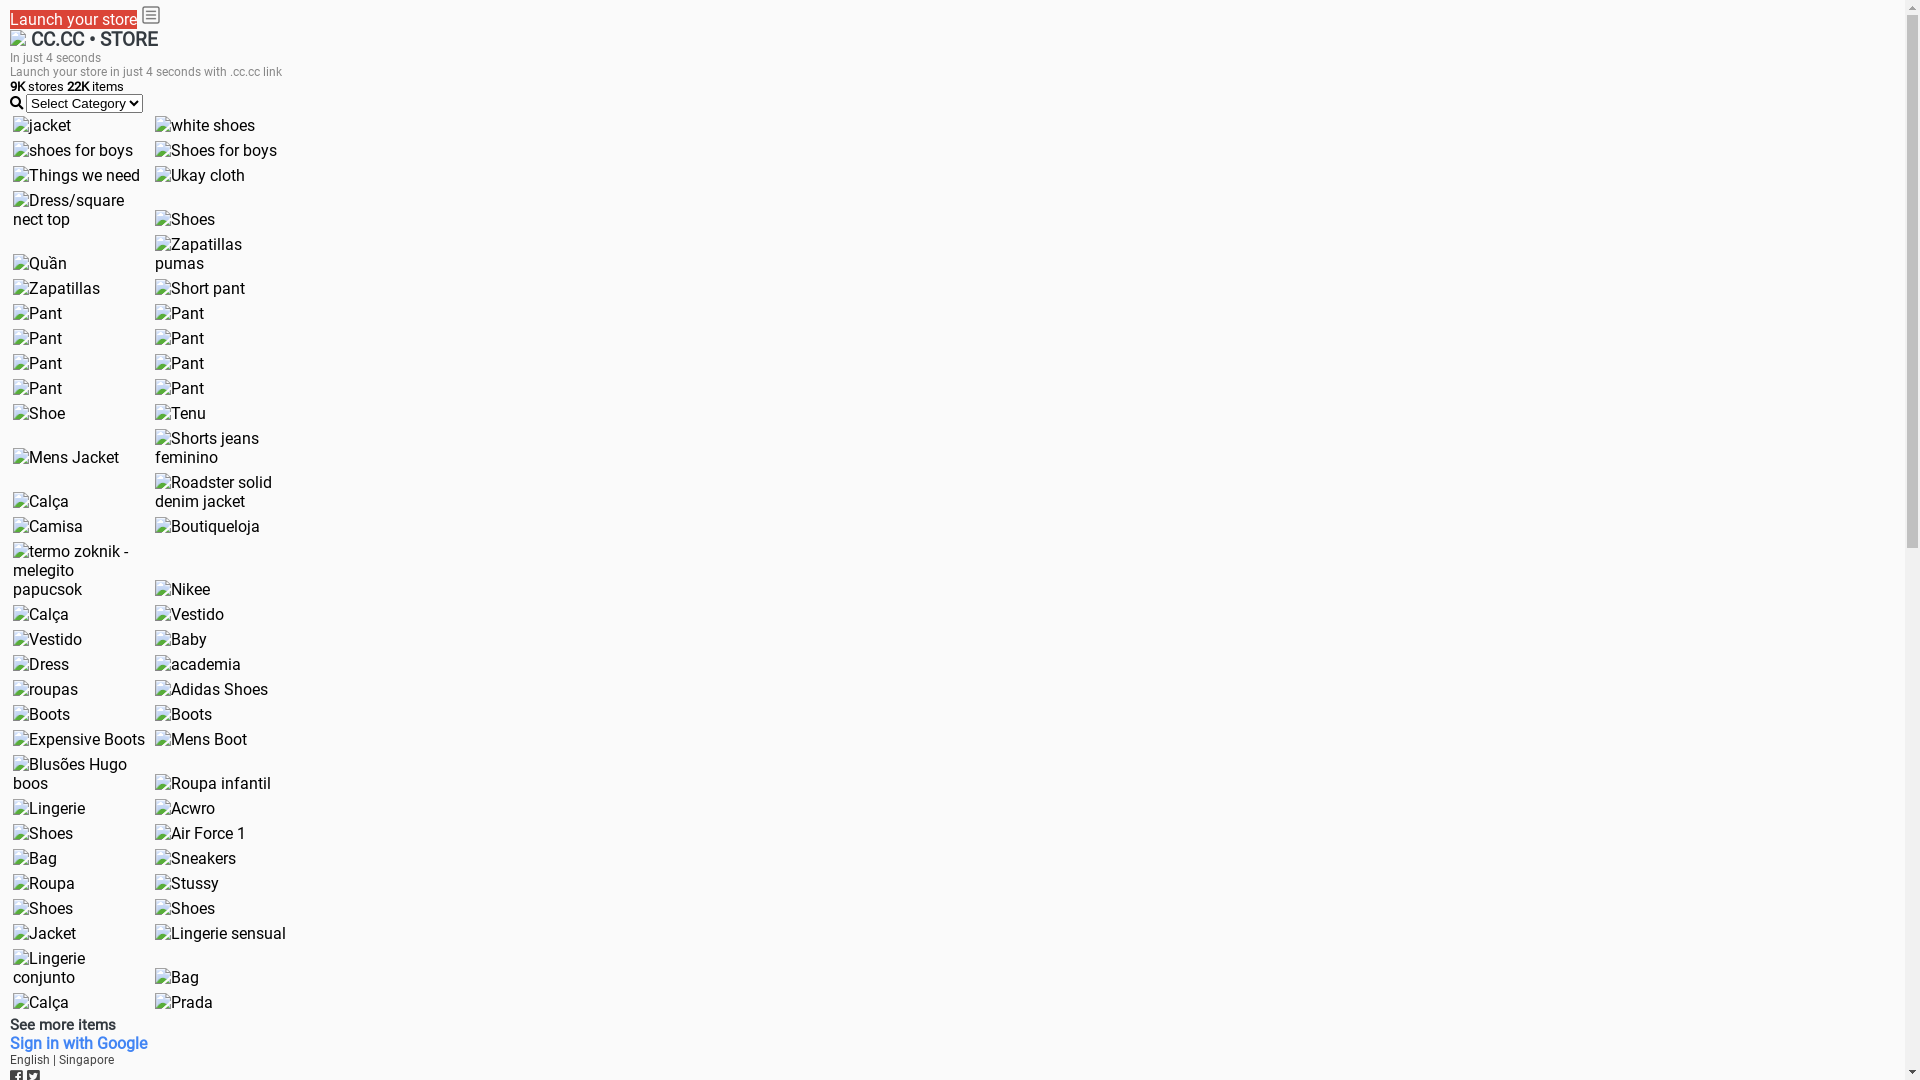 This screenshot has width=1920, height=1080. What do you see at coordinates (72, 149) in the screenshot?
I see `'shoes for boys'` at bounding box center [72, 149].